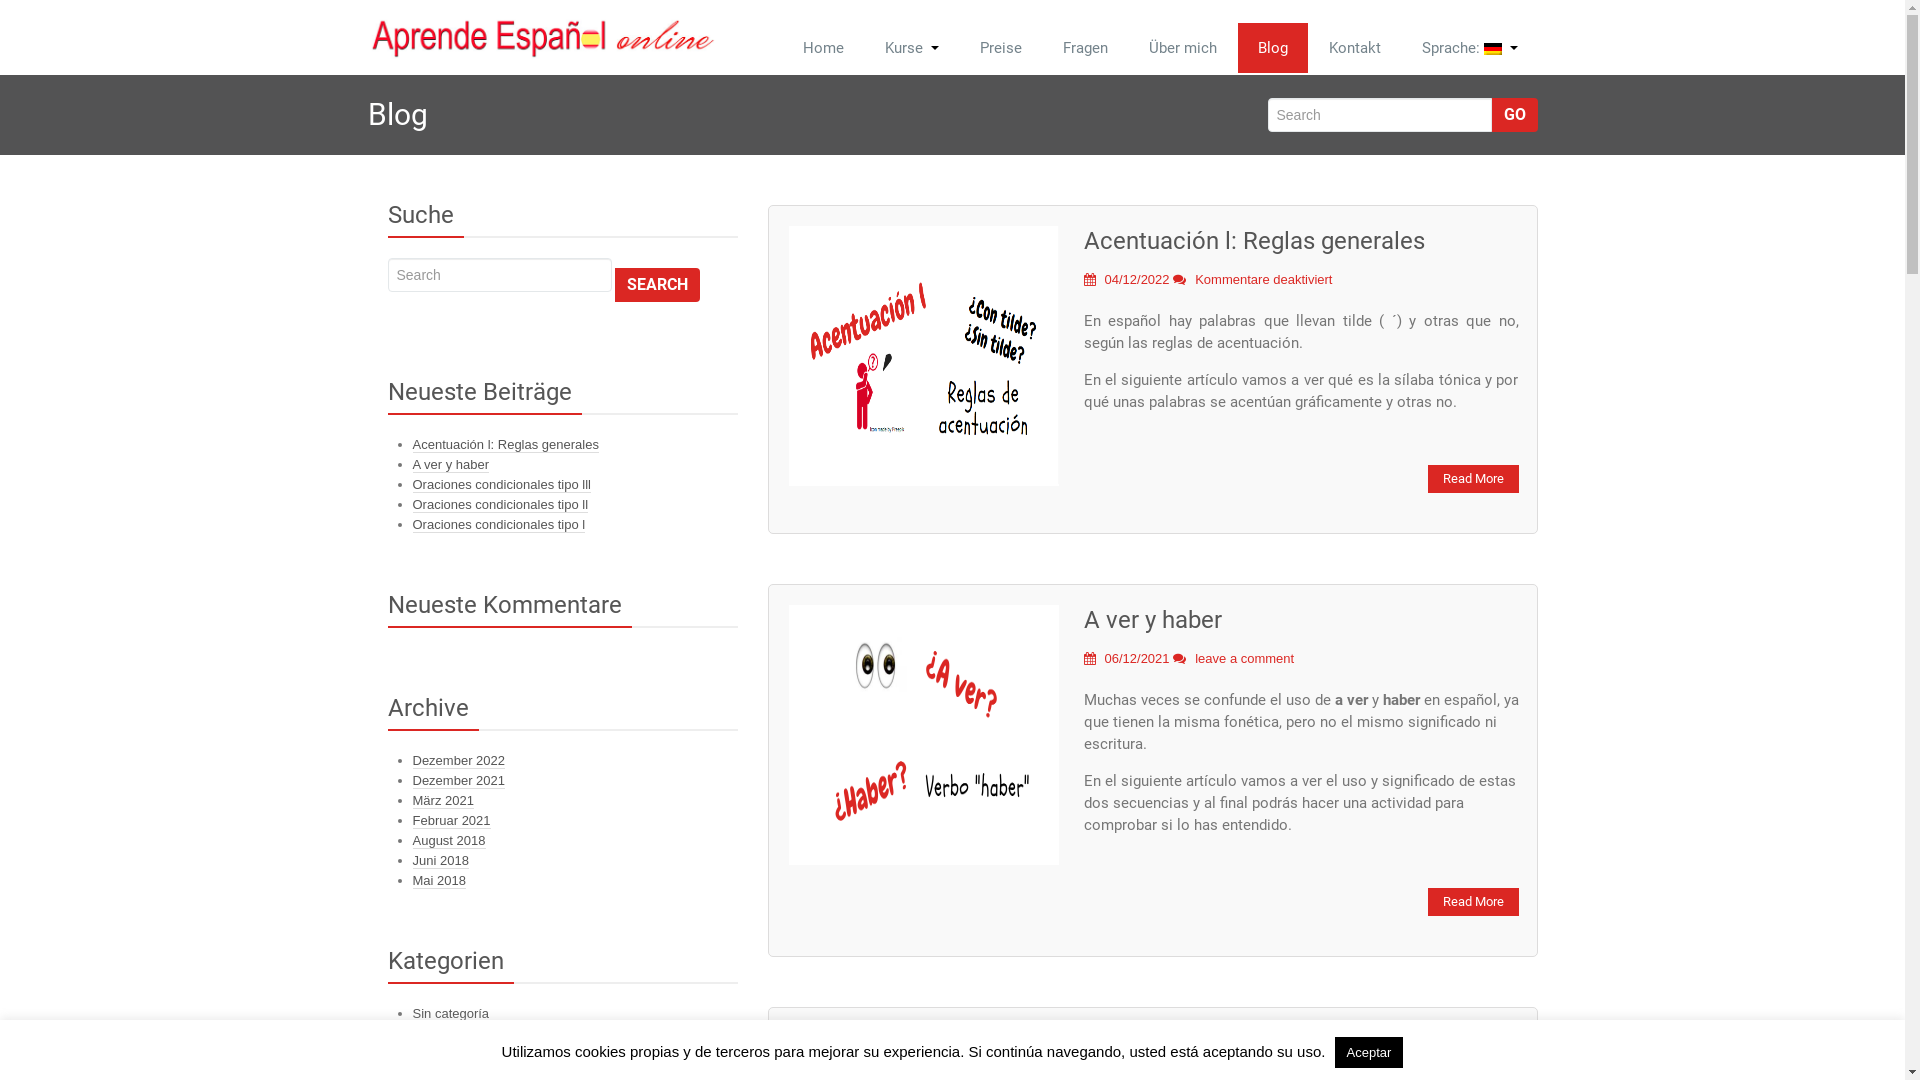 This screenshot has width=1920, height=1080. I want to click on 'Juni 2018', so click(411, 859).